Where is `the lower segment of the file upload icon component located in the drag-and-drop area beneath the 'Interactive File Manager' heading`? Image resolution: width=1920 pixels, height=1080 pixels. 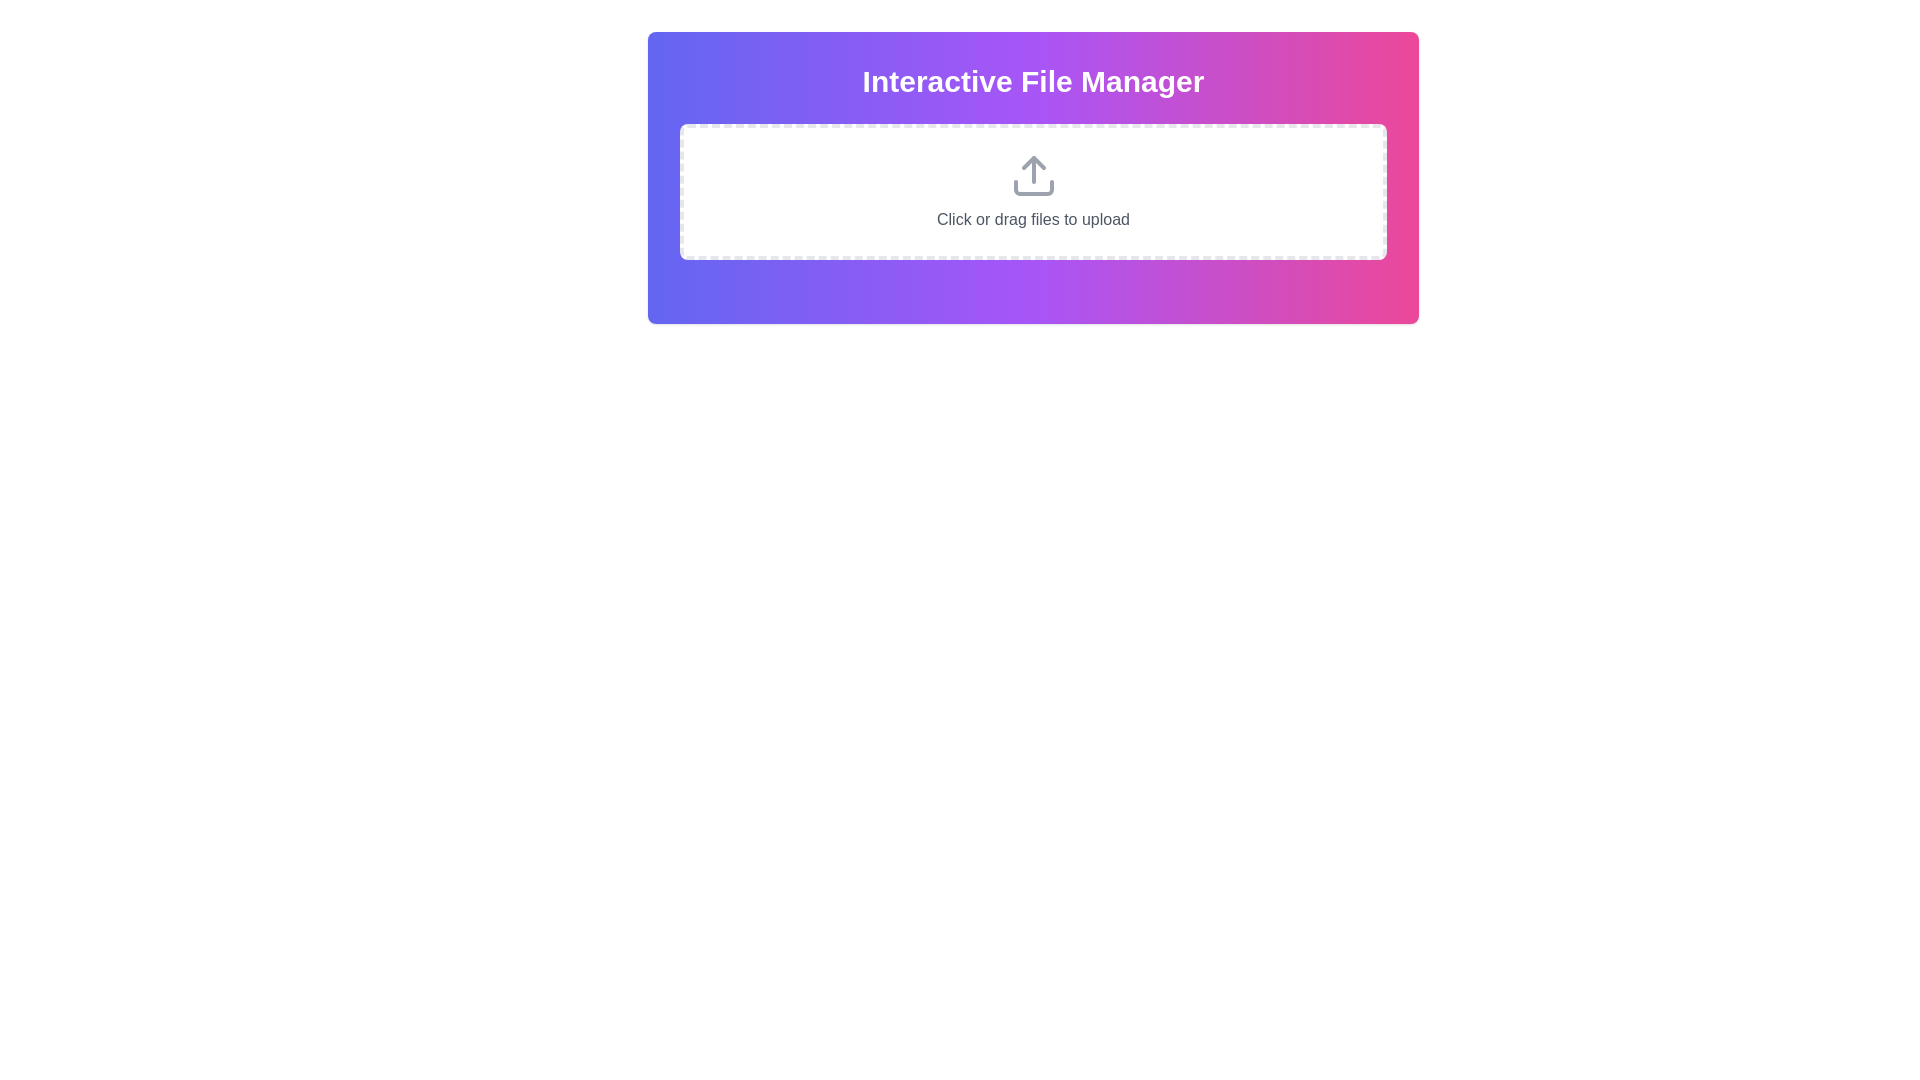
the lower segment of the file upload icon component located in the drag-and-drop area beneath the 'Interactive File Manager' heading is located at coordinates (1033, 188).